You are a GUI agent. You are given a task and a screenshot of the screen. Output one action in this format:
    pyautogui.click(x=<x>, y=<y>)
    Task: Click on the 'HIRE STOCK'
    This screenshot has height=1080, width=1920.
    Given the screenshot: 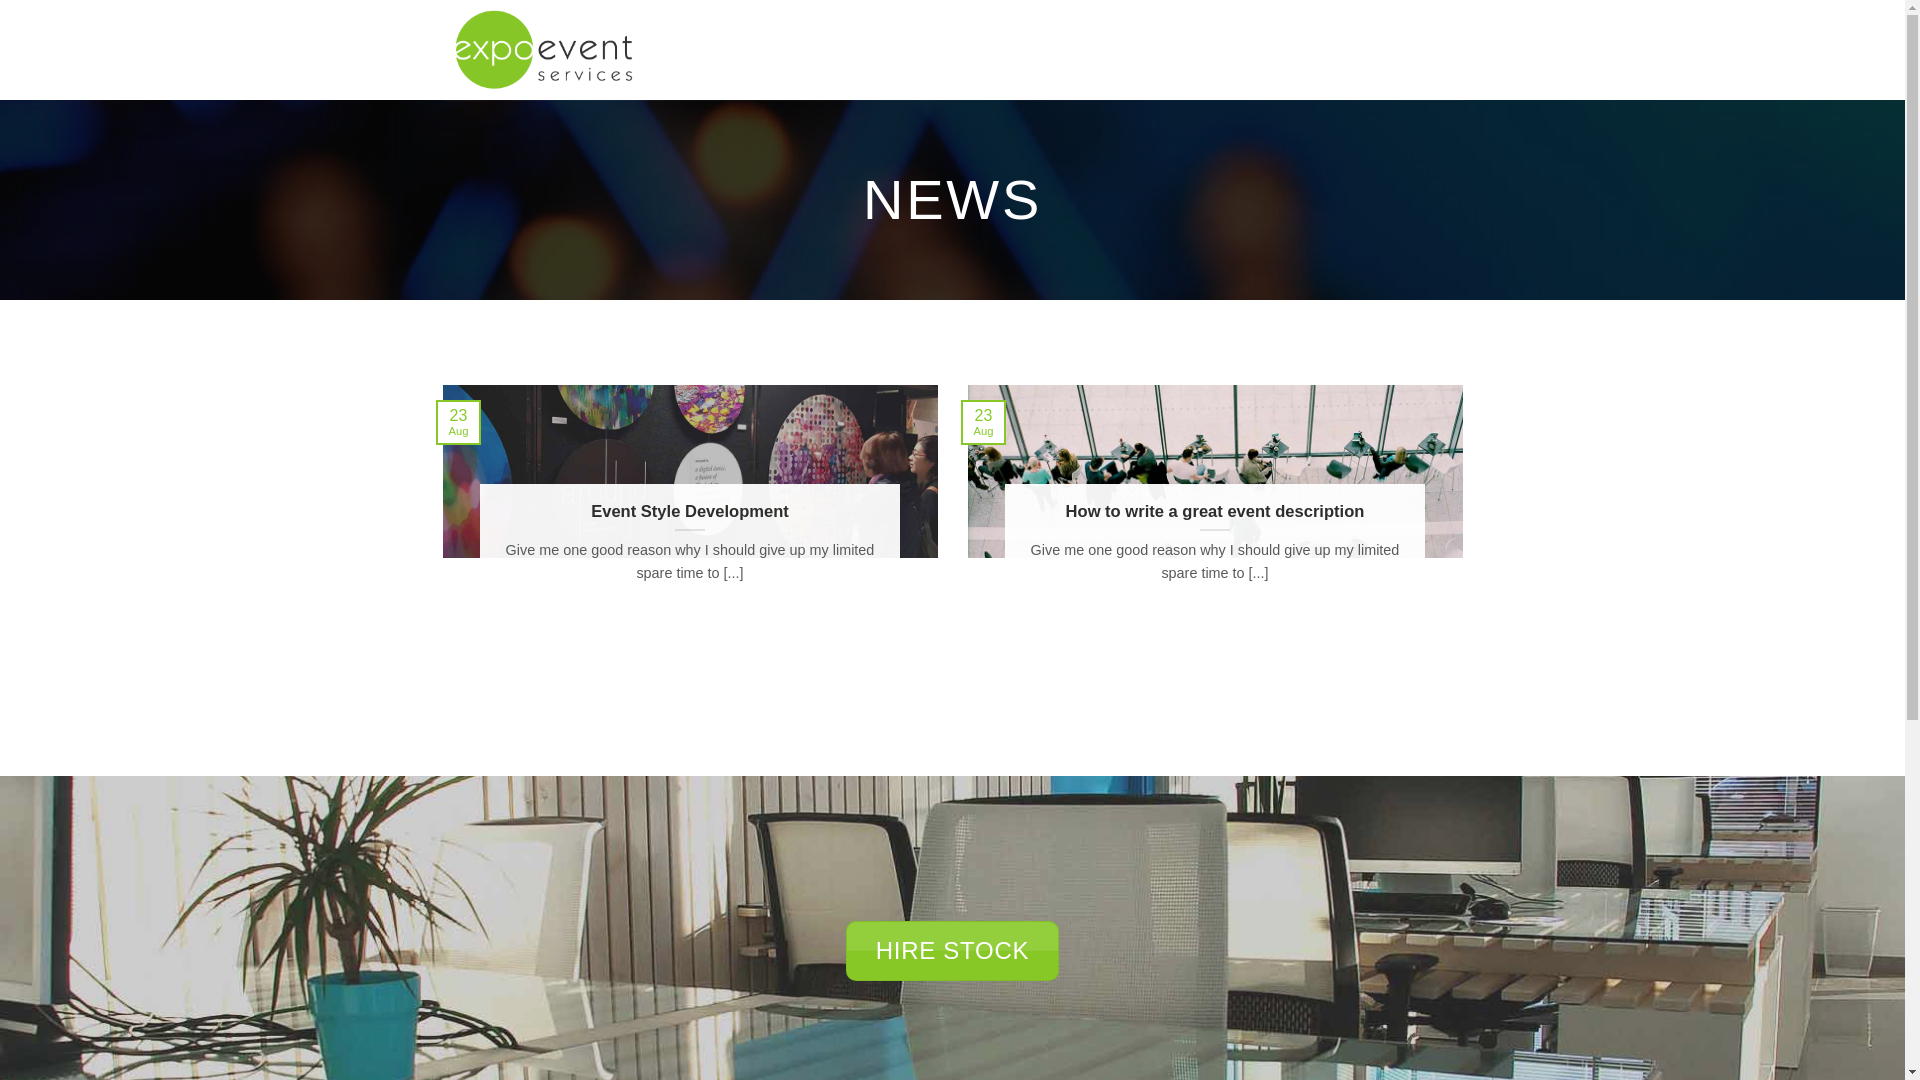 What is the action you would take?
    pyautogui.click(x=951, y=950)
    